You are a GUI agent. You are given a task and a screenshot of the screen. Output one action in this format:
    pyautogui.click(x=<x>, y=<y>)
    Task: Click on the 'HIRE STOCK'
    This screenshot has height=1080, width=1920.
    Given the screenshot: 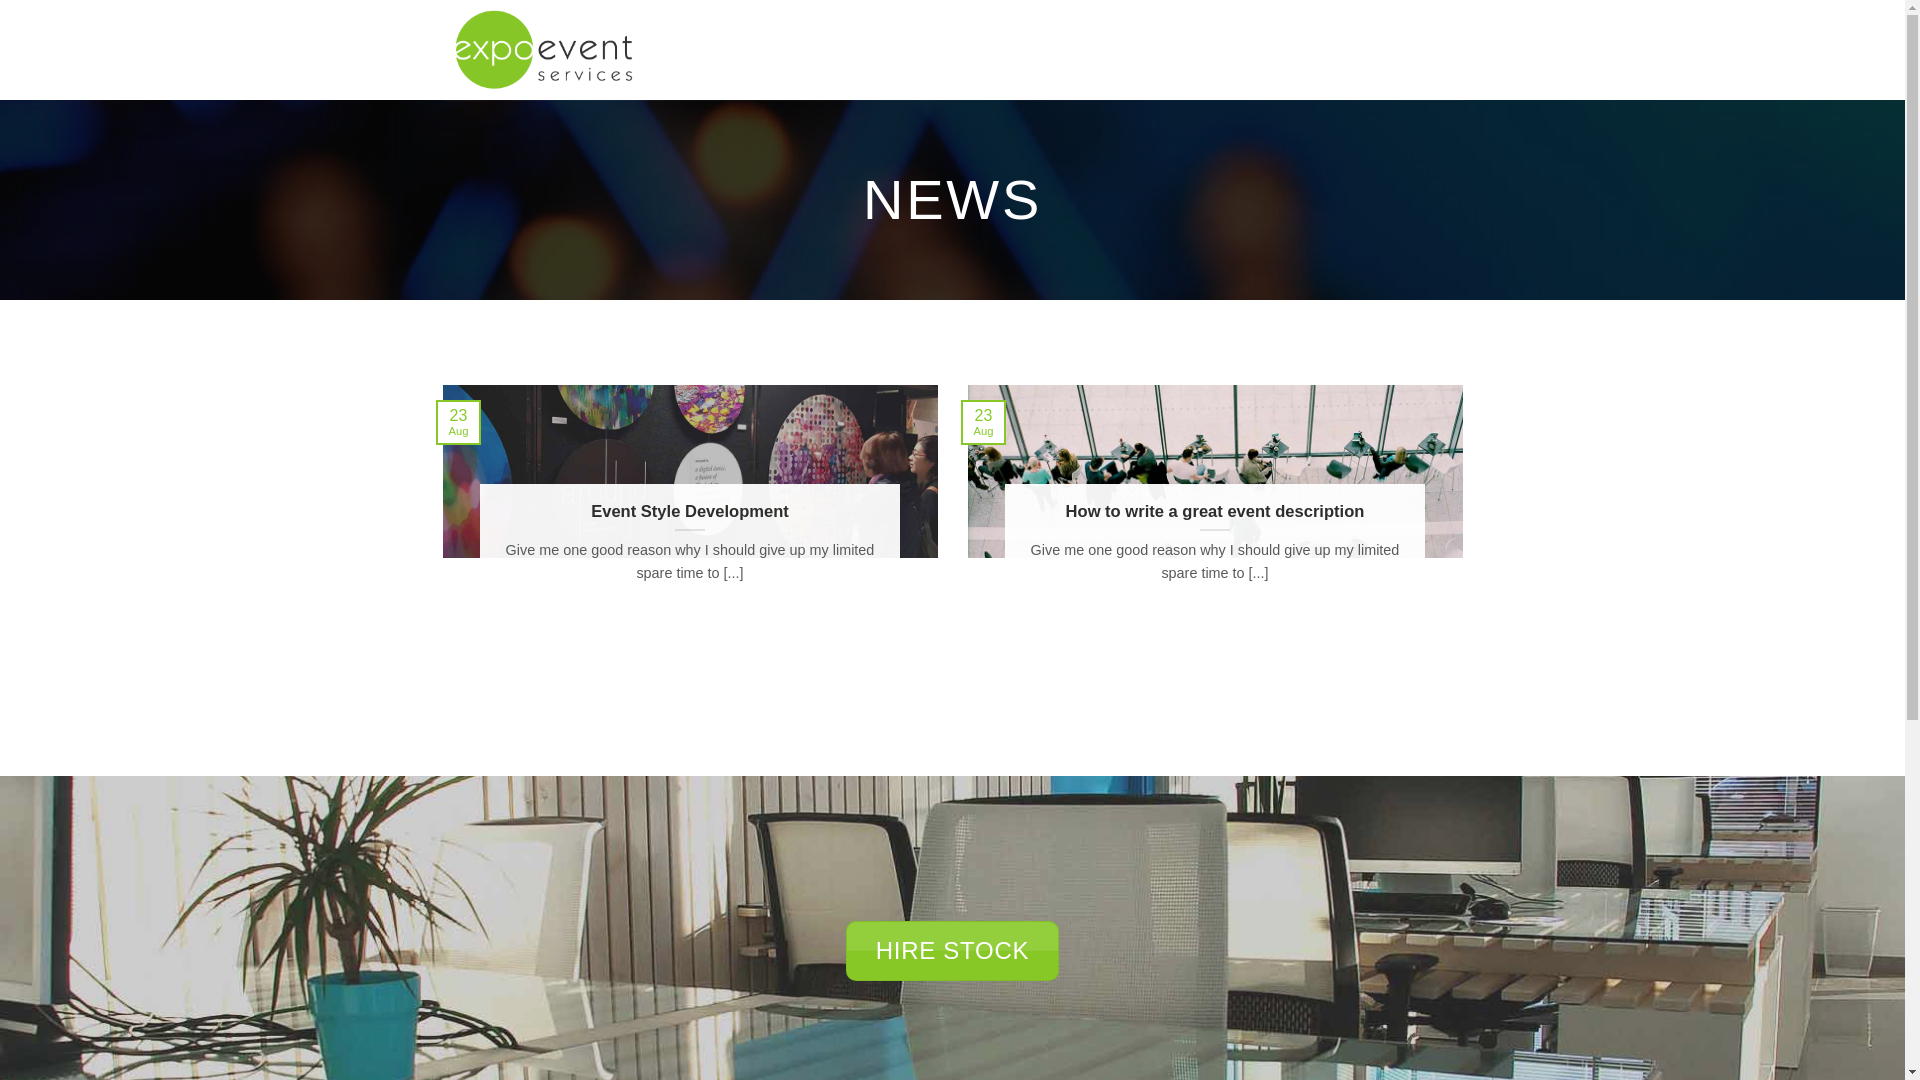 What is the action you would take?
    pyautogui.click(x=951, y=950)
    